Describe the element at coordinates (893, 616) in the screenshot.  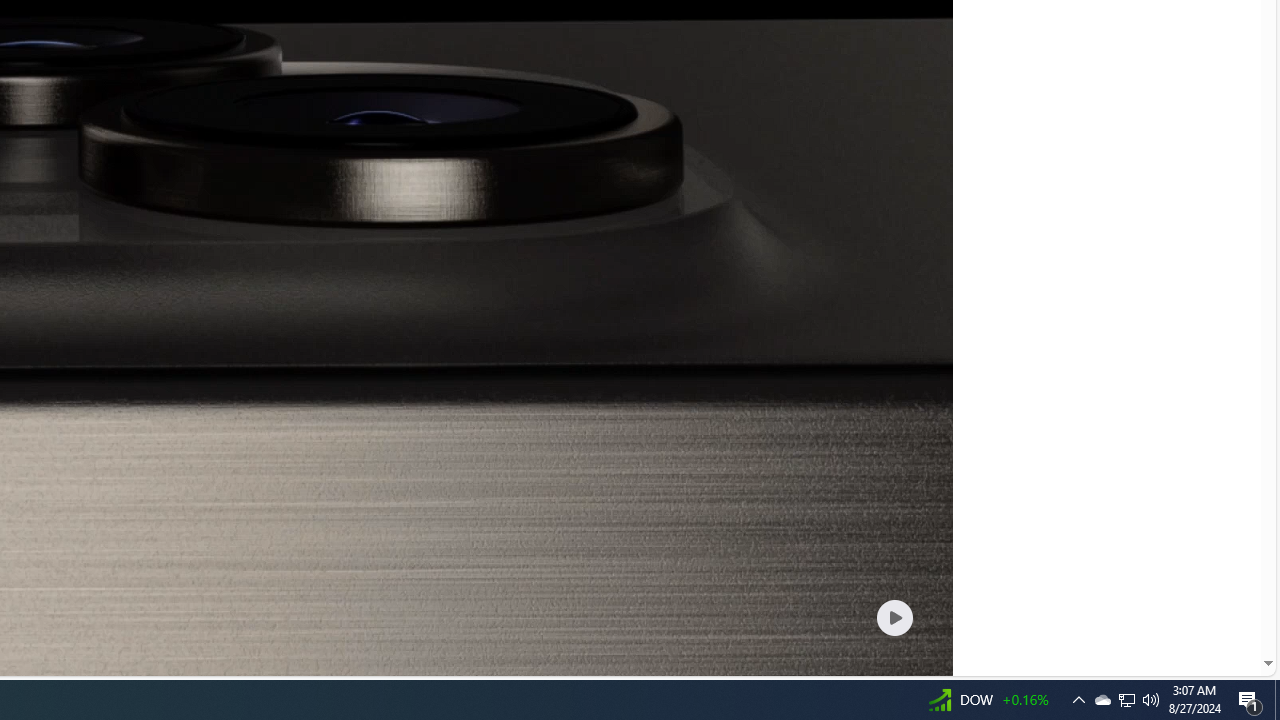
I see `'Class: control-centered-small-icon'` at that location.